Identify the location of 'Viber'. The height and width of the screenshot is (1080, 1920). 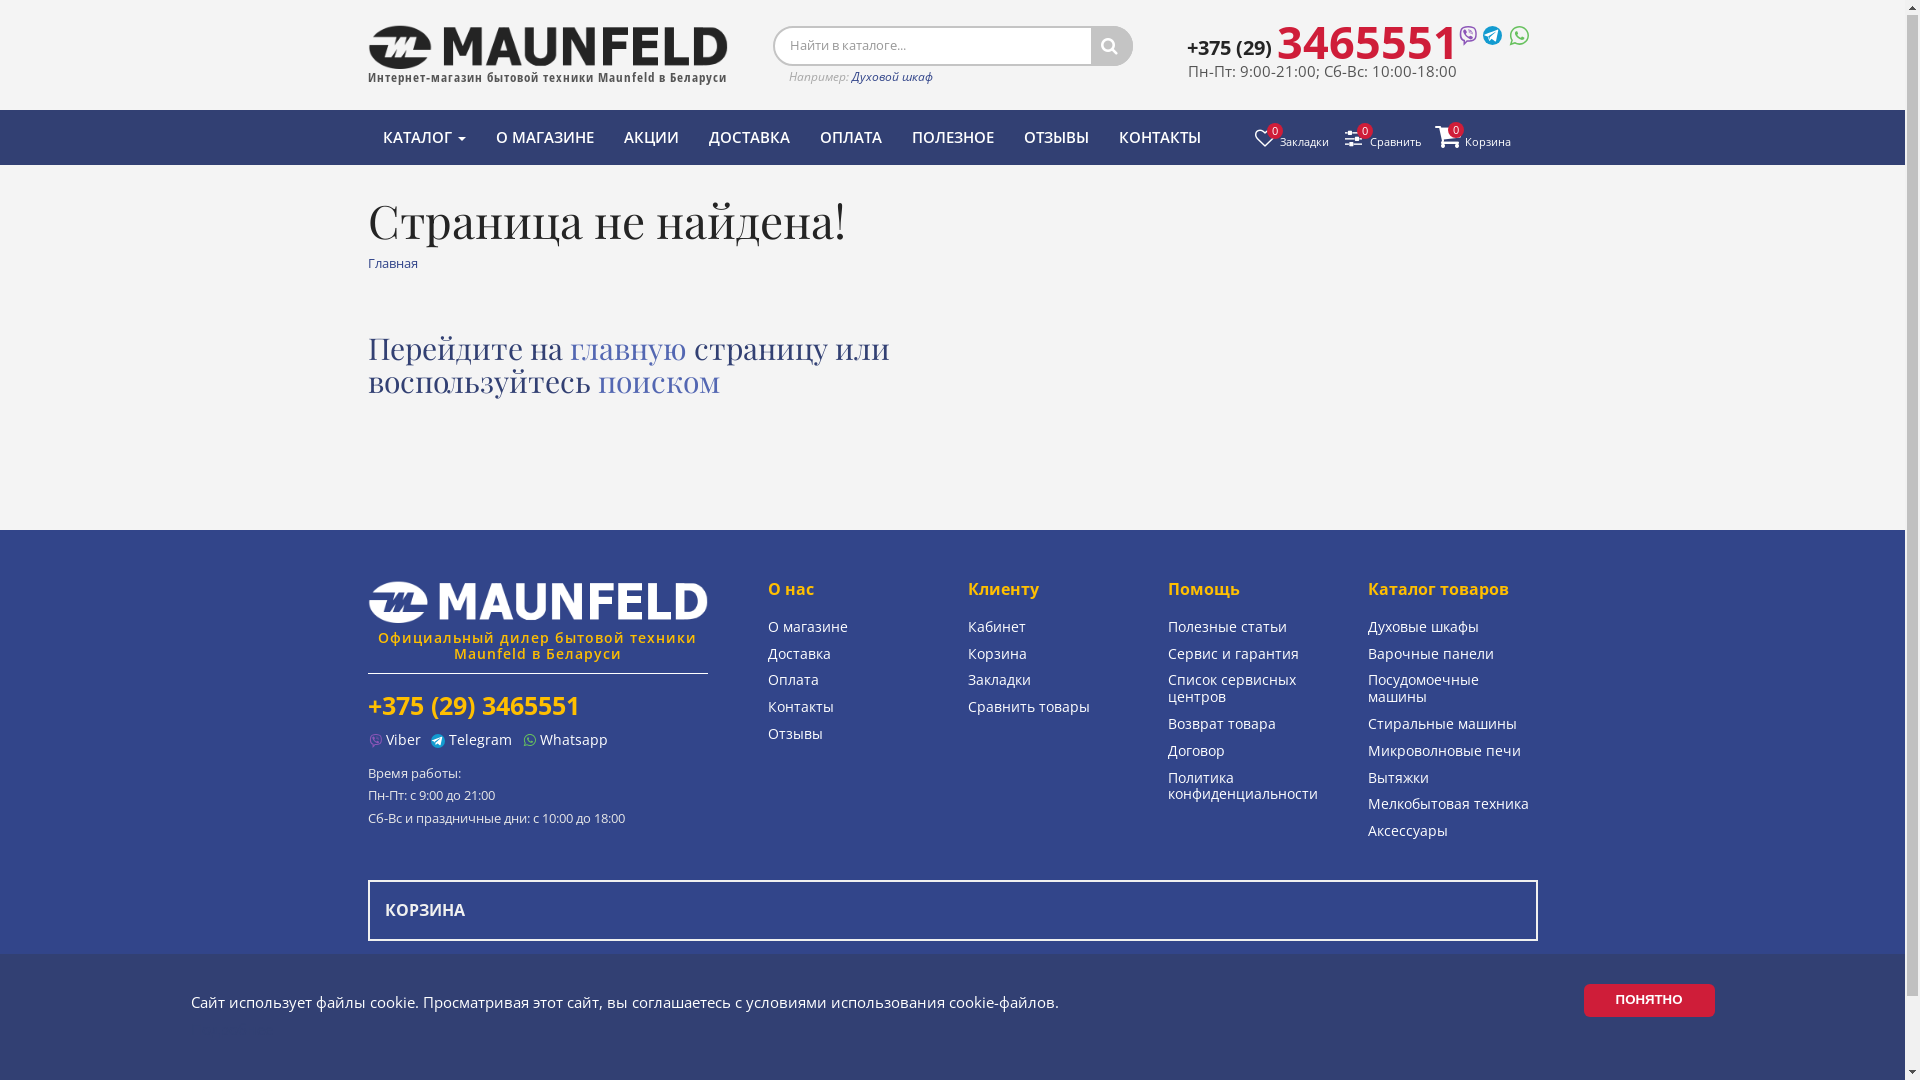
(394, 740).